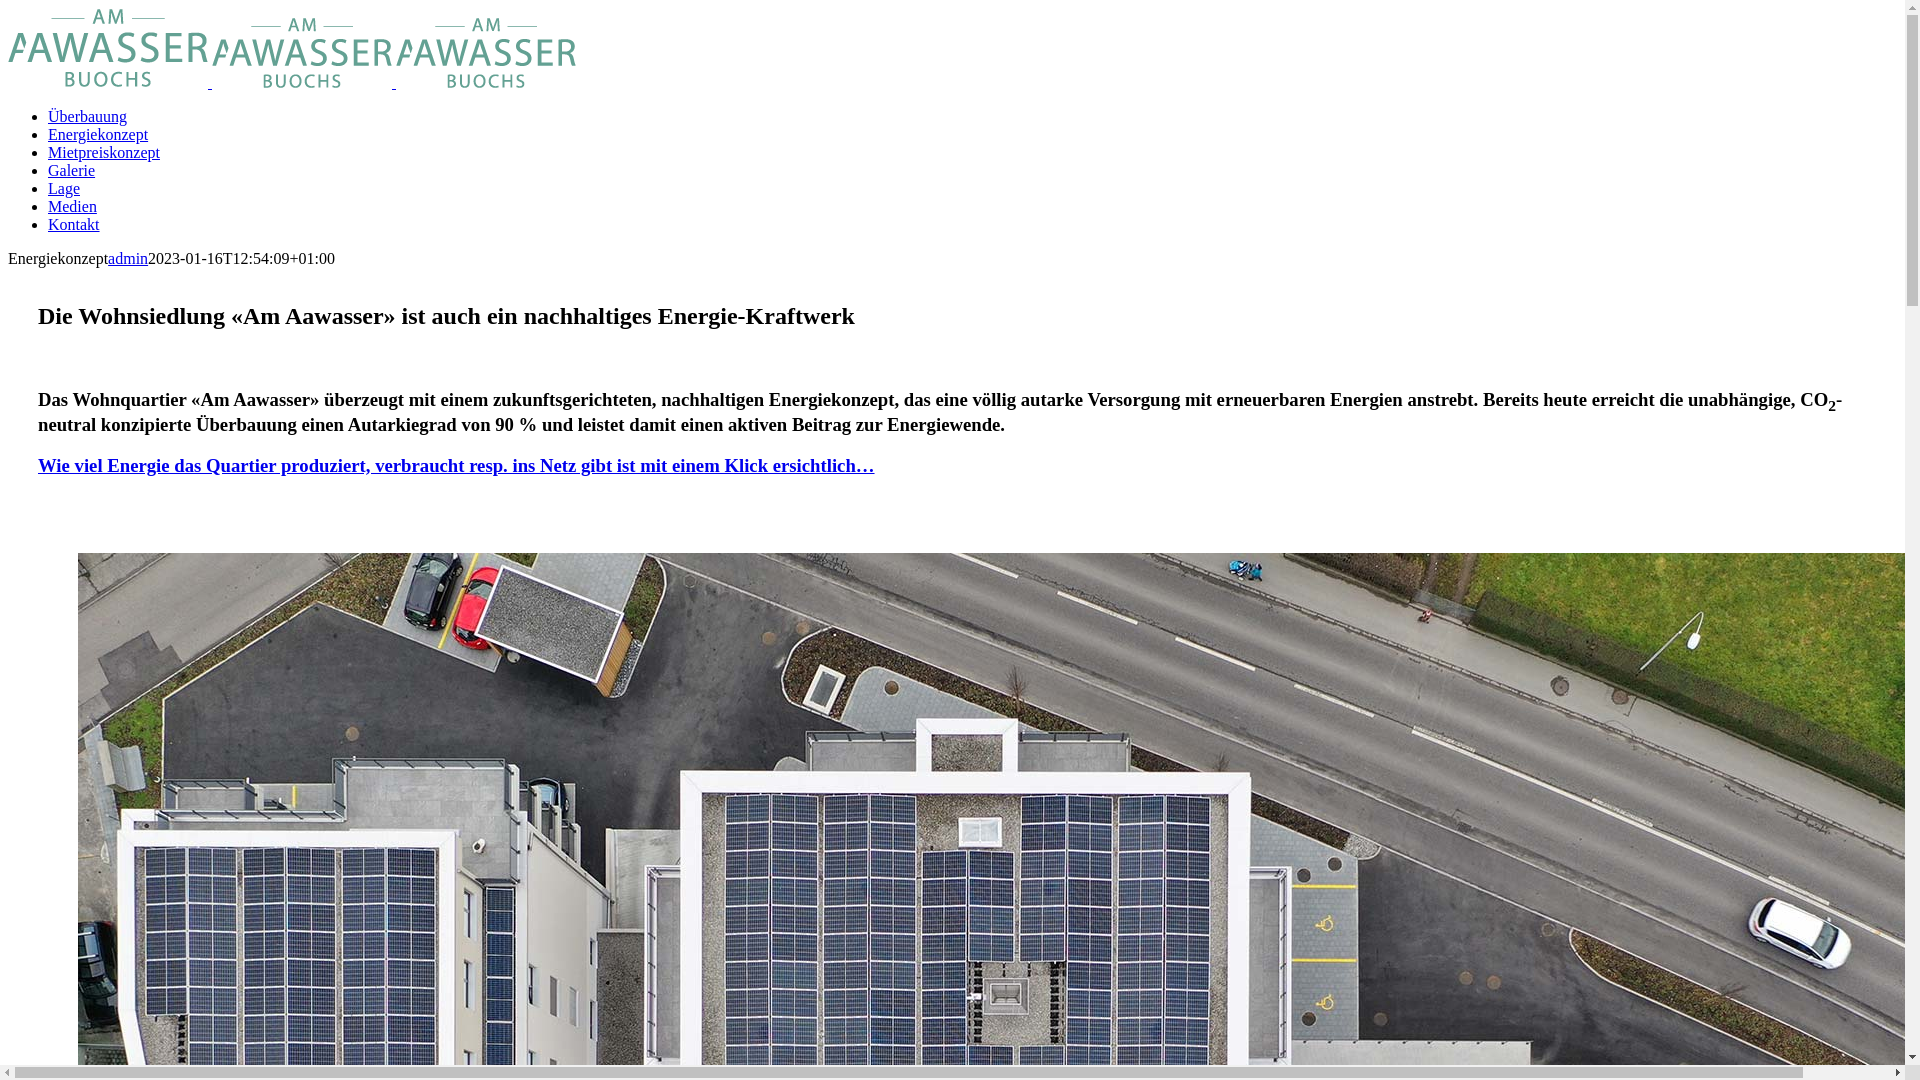 Image resolution: width=1920 pixels, height=1080 pixels. What do you see at coordinates (103, 151) in the screenshot?
I see `'Mietpreiskonzept'` at bounding box center [103, 151].